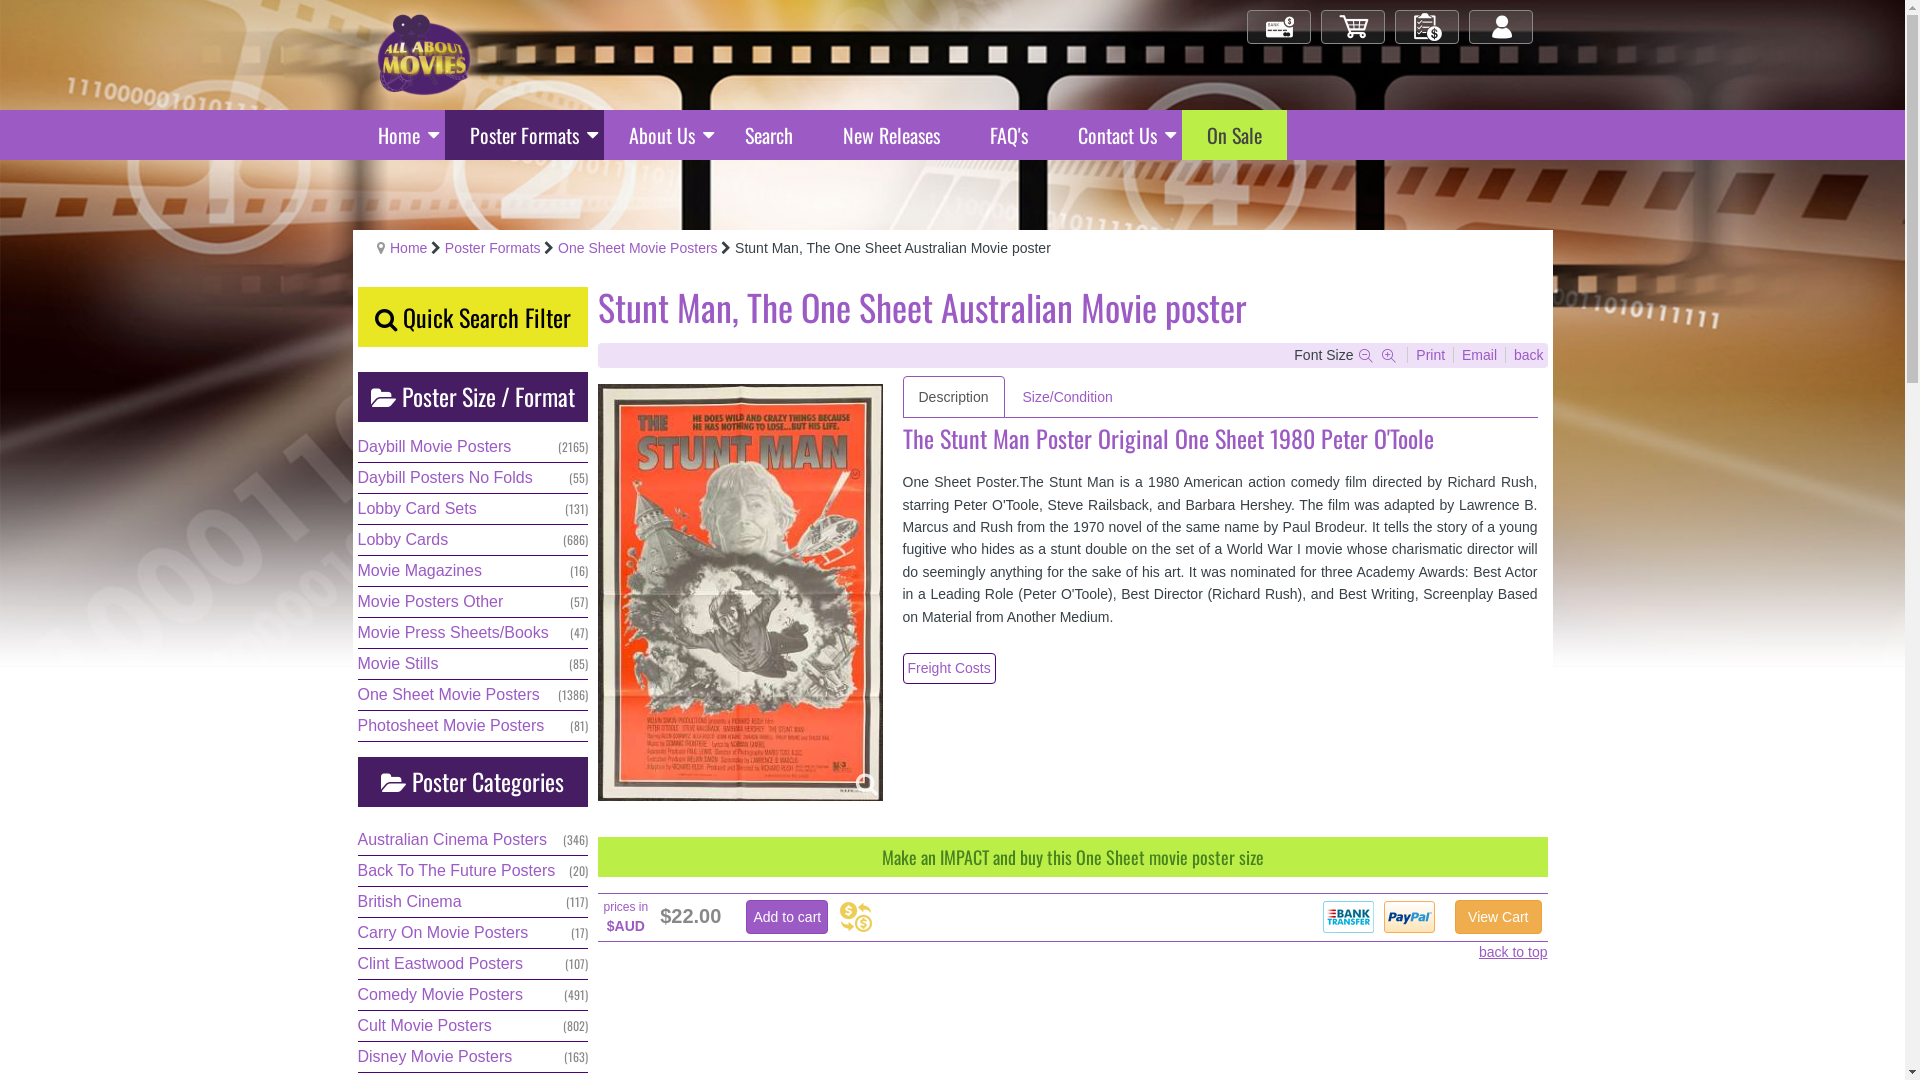 The width and height of the screenshot is (1920, 1080). Describe the element at coordinates (840, 917) in the screenshot. I see `'Currency Converter'` at that location.